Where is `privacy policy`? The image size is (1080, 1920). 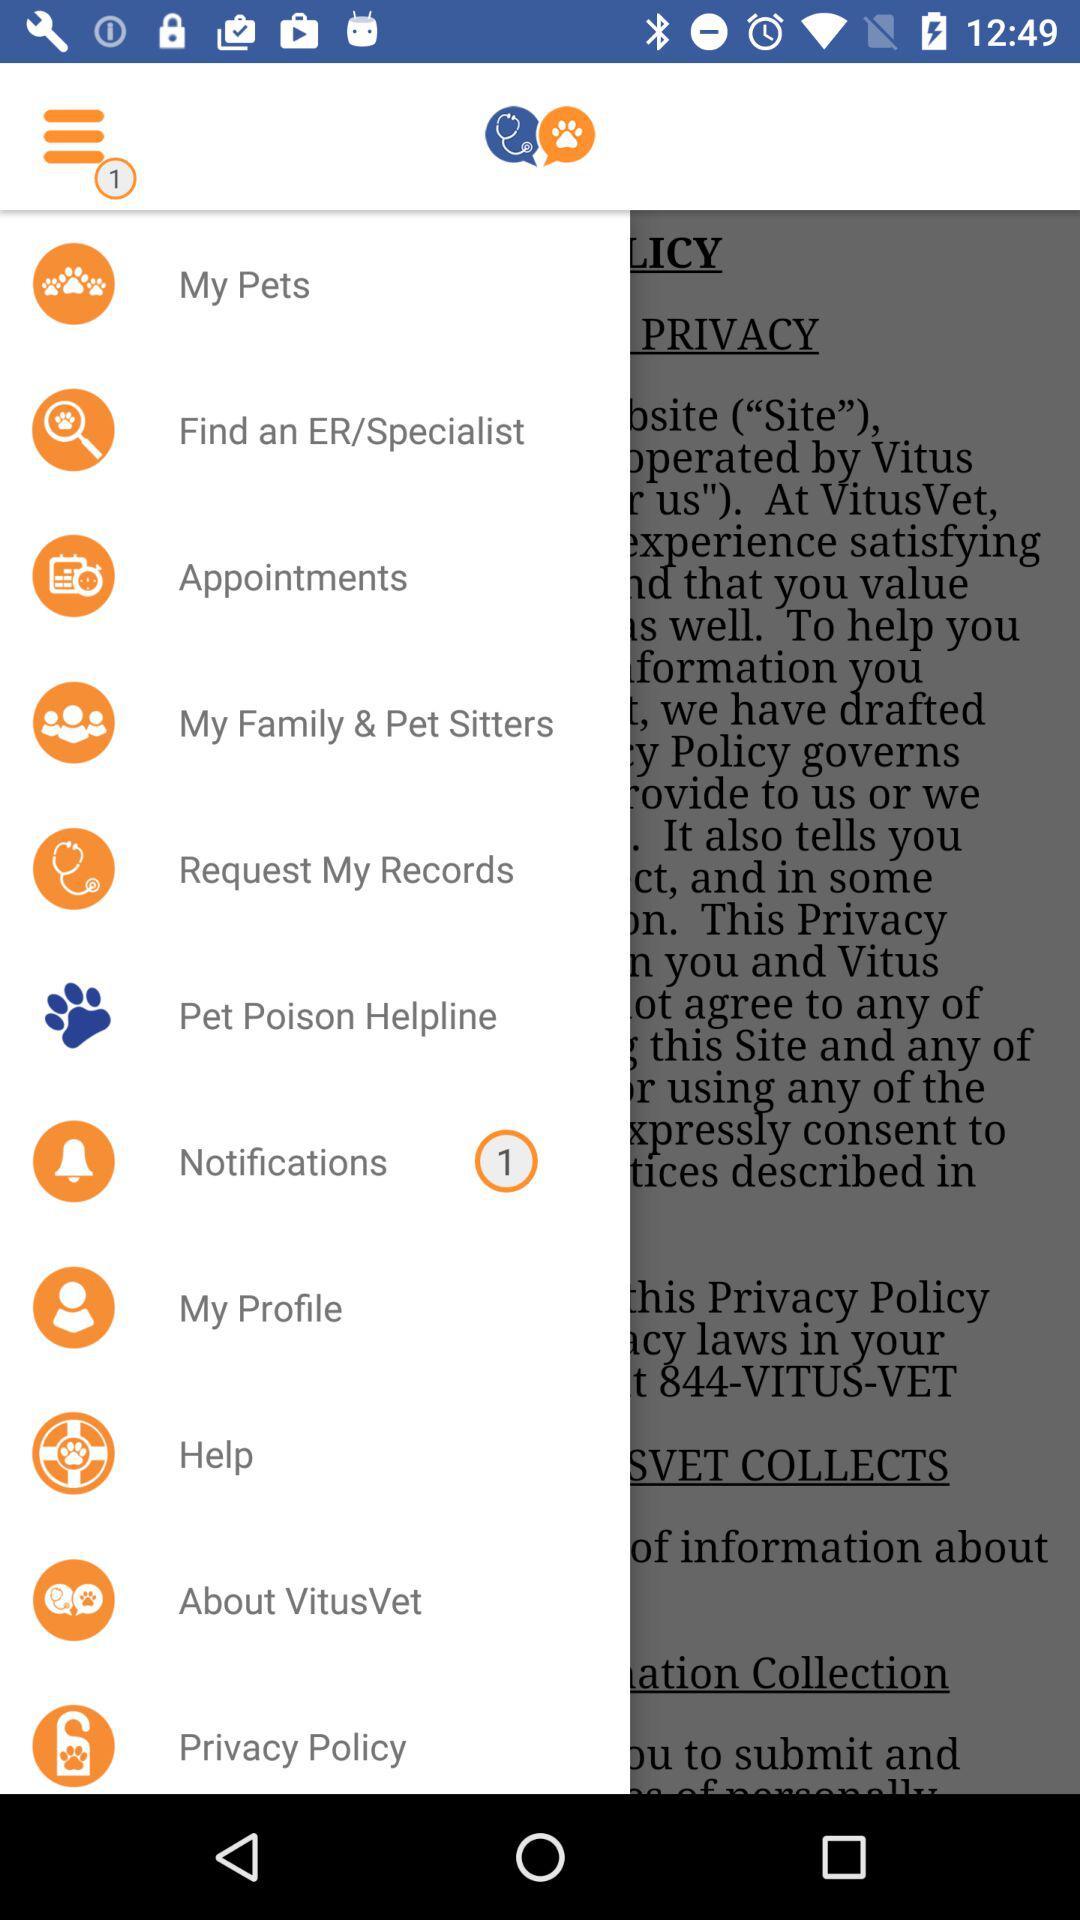 privacy policy is located at coordinates (378, 1737).